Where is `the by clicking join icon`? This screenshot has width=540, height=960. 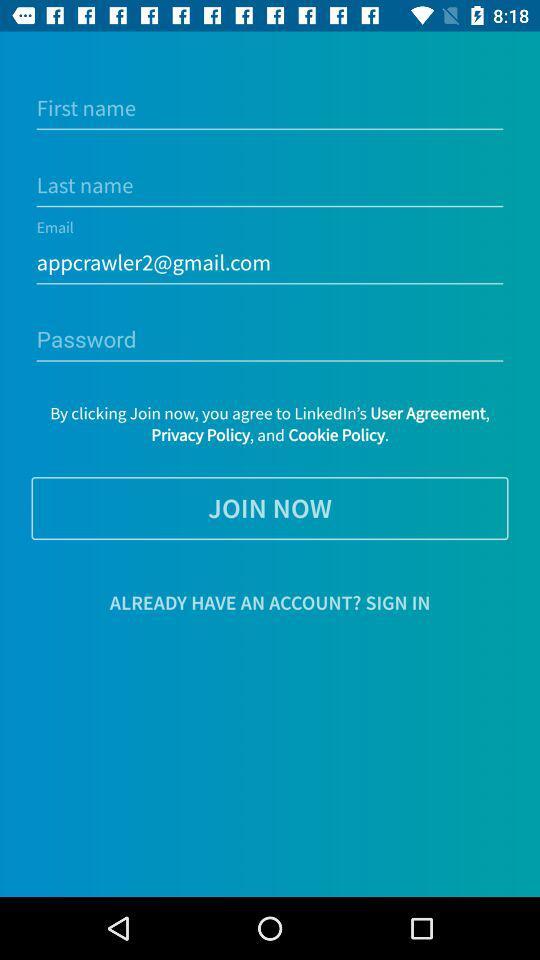
the by clicking join icon is located at coordinates (270, 424).